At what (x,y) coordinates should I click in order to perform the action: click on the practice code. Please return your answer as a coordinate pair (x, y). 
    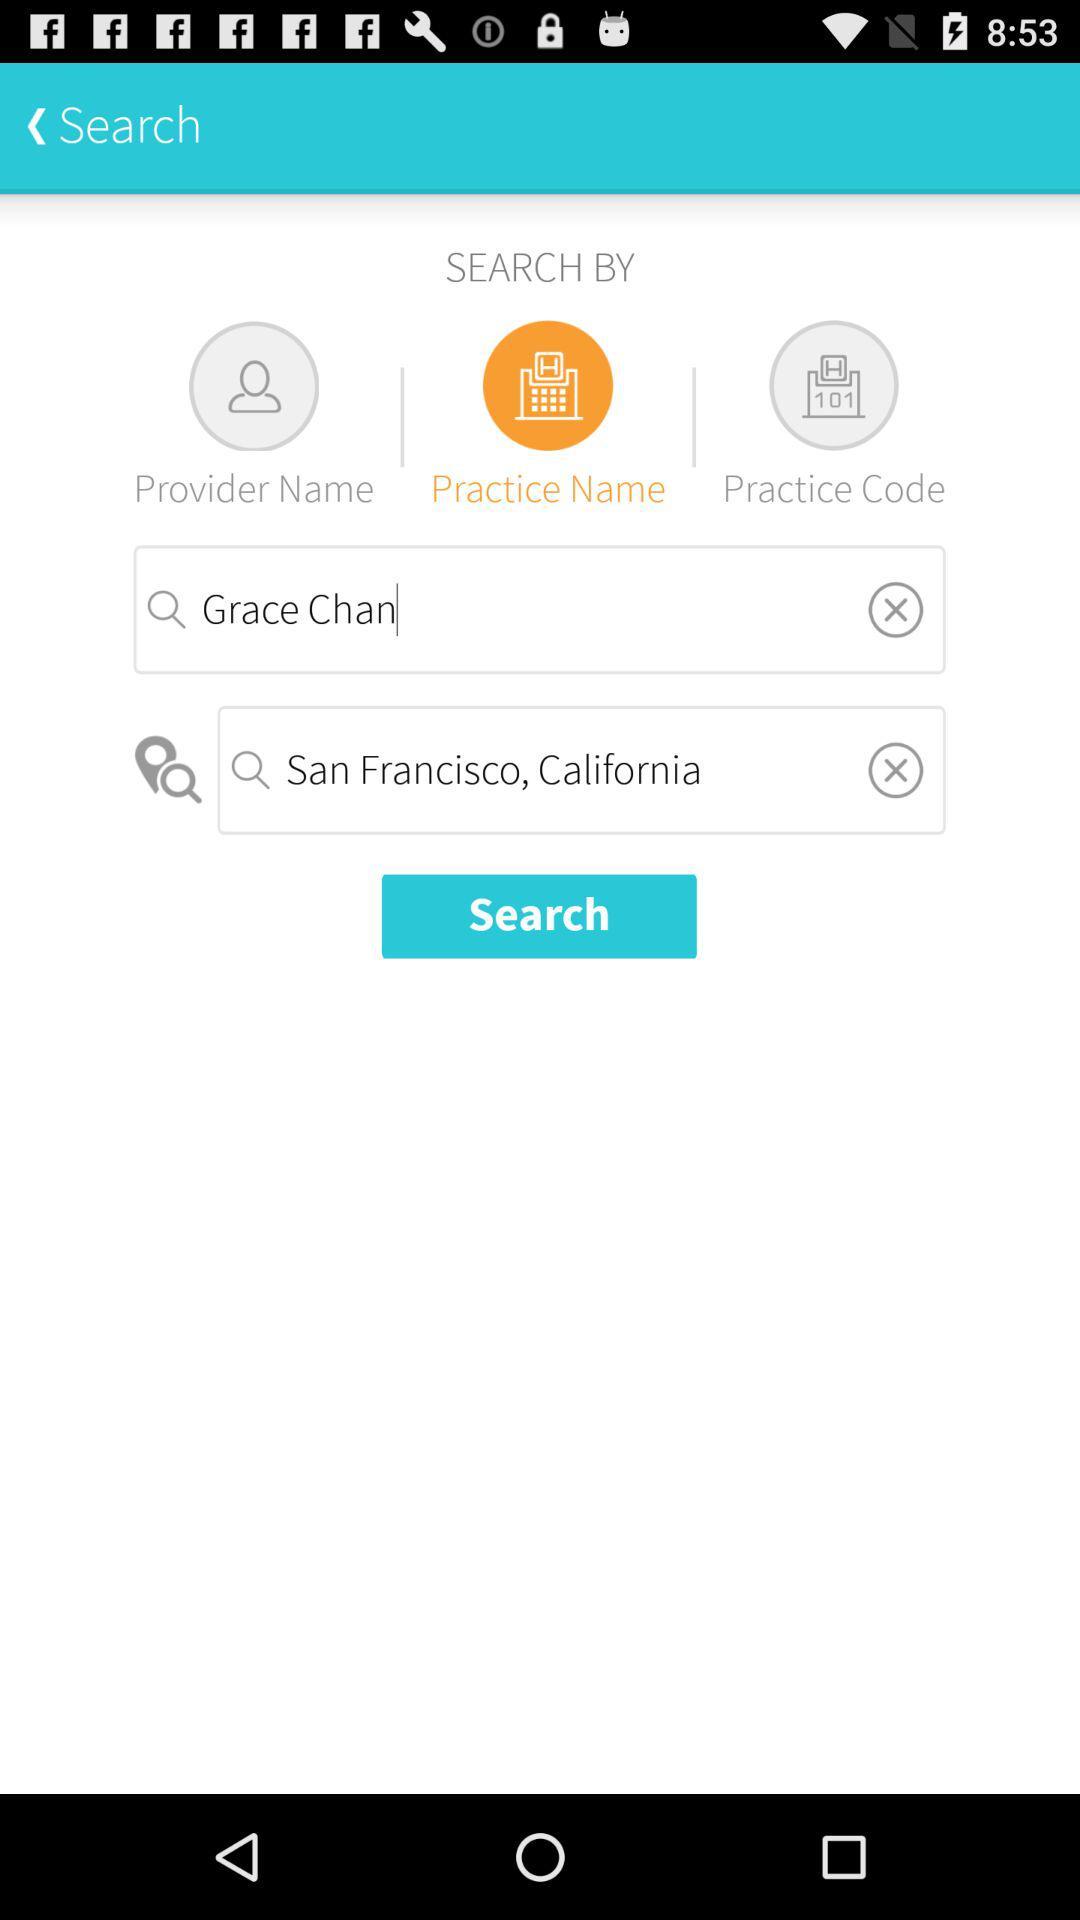
    Looking at the image, I should click on (833, 416).